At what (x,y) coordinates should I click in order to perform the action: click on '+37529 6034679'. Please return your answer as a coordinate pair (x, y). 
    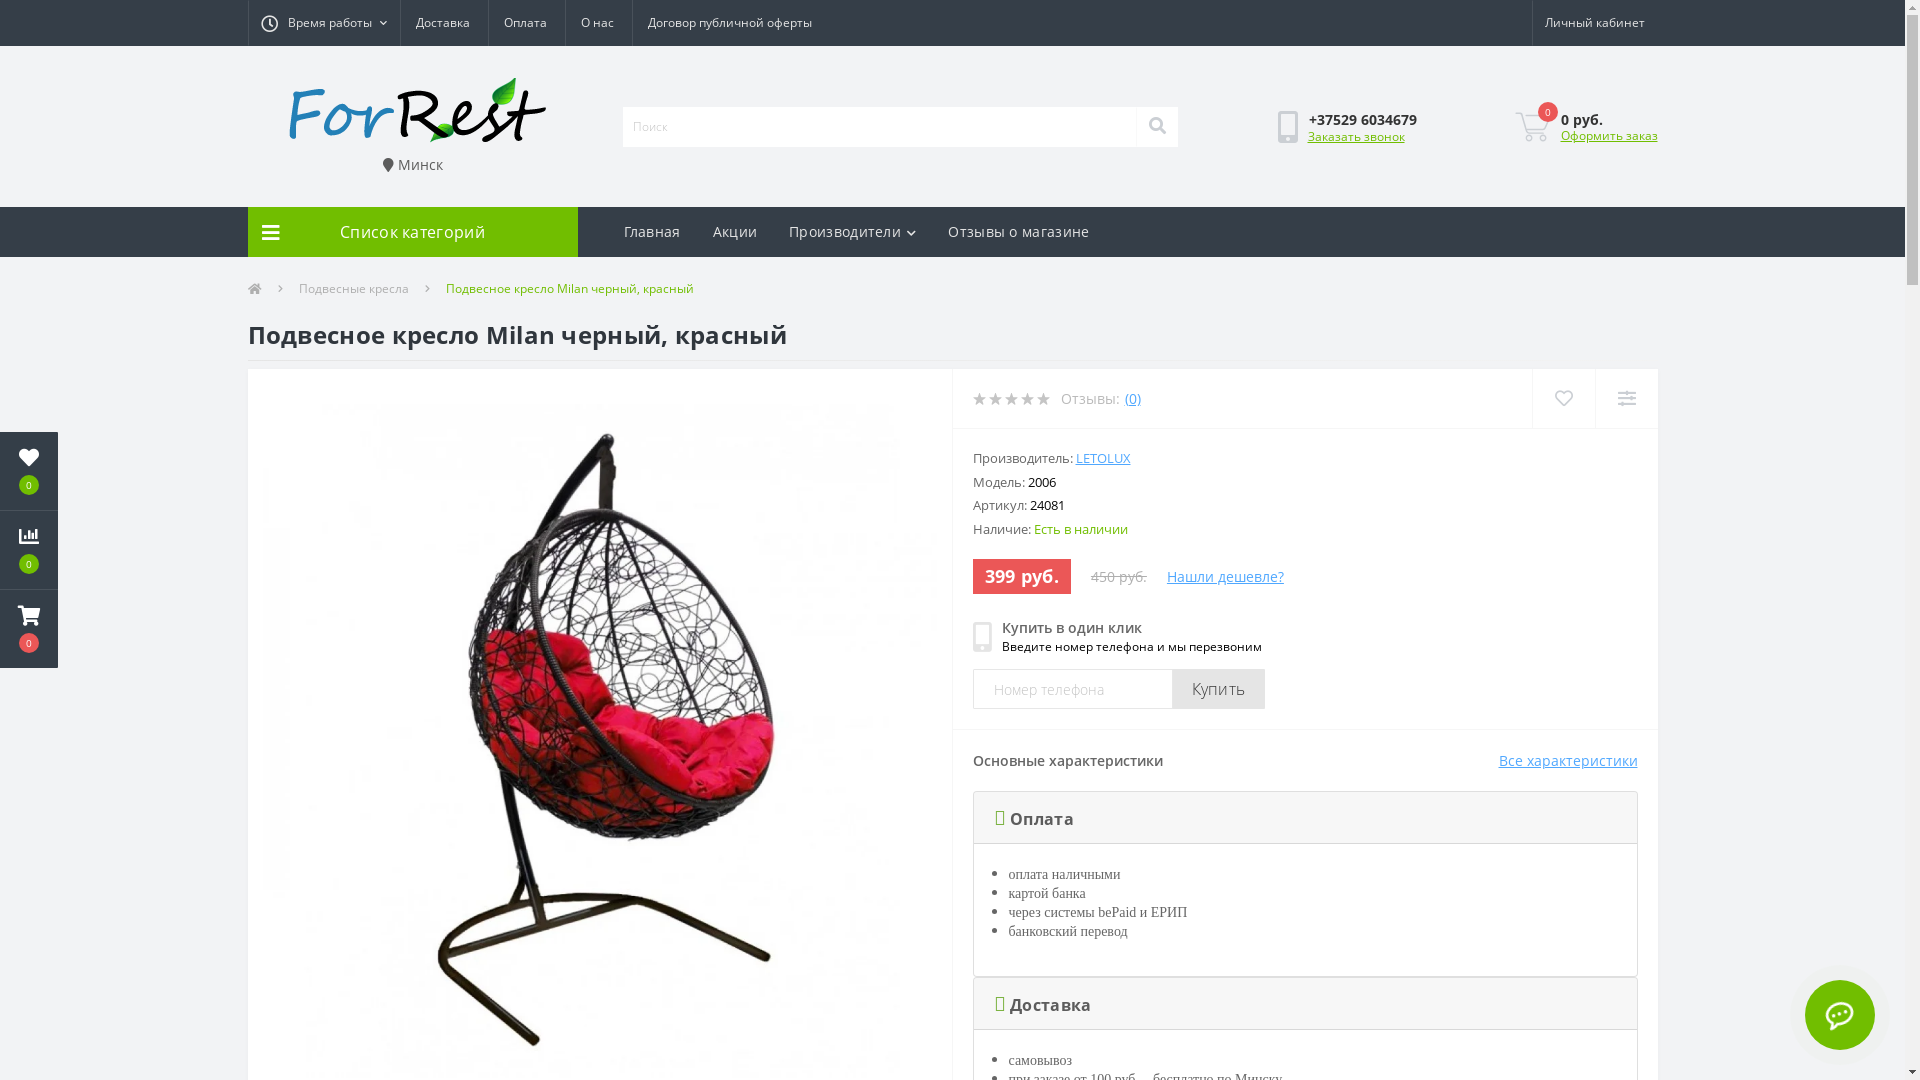
    Looking at the image, I should click on (1362, 119).